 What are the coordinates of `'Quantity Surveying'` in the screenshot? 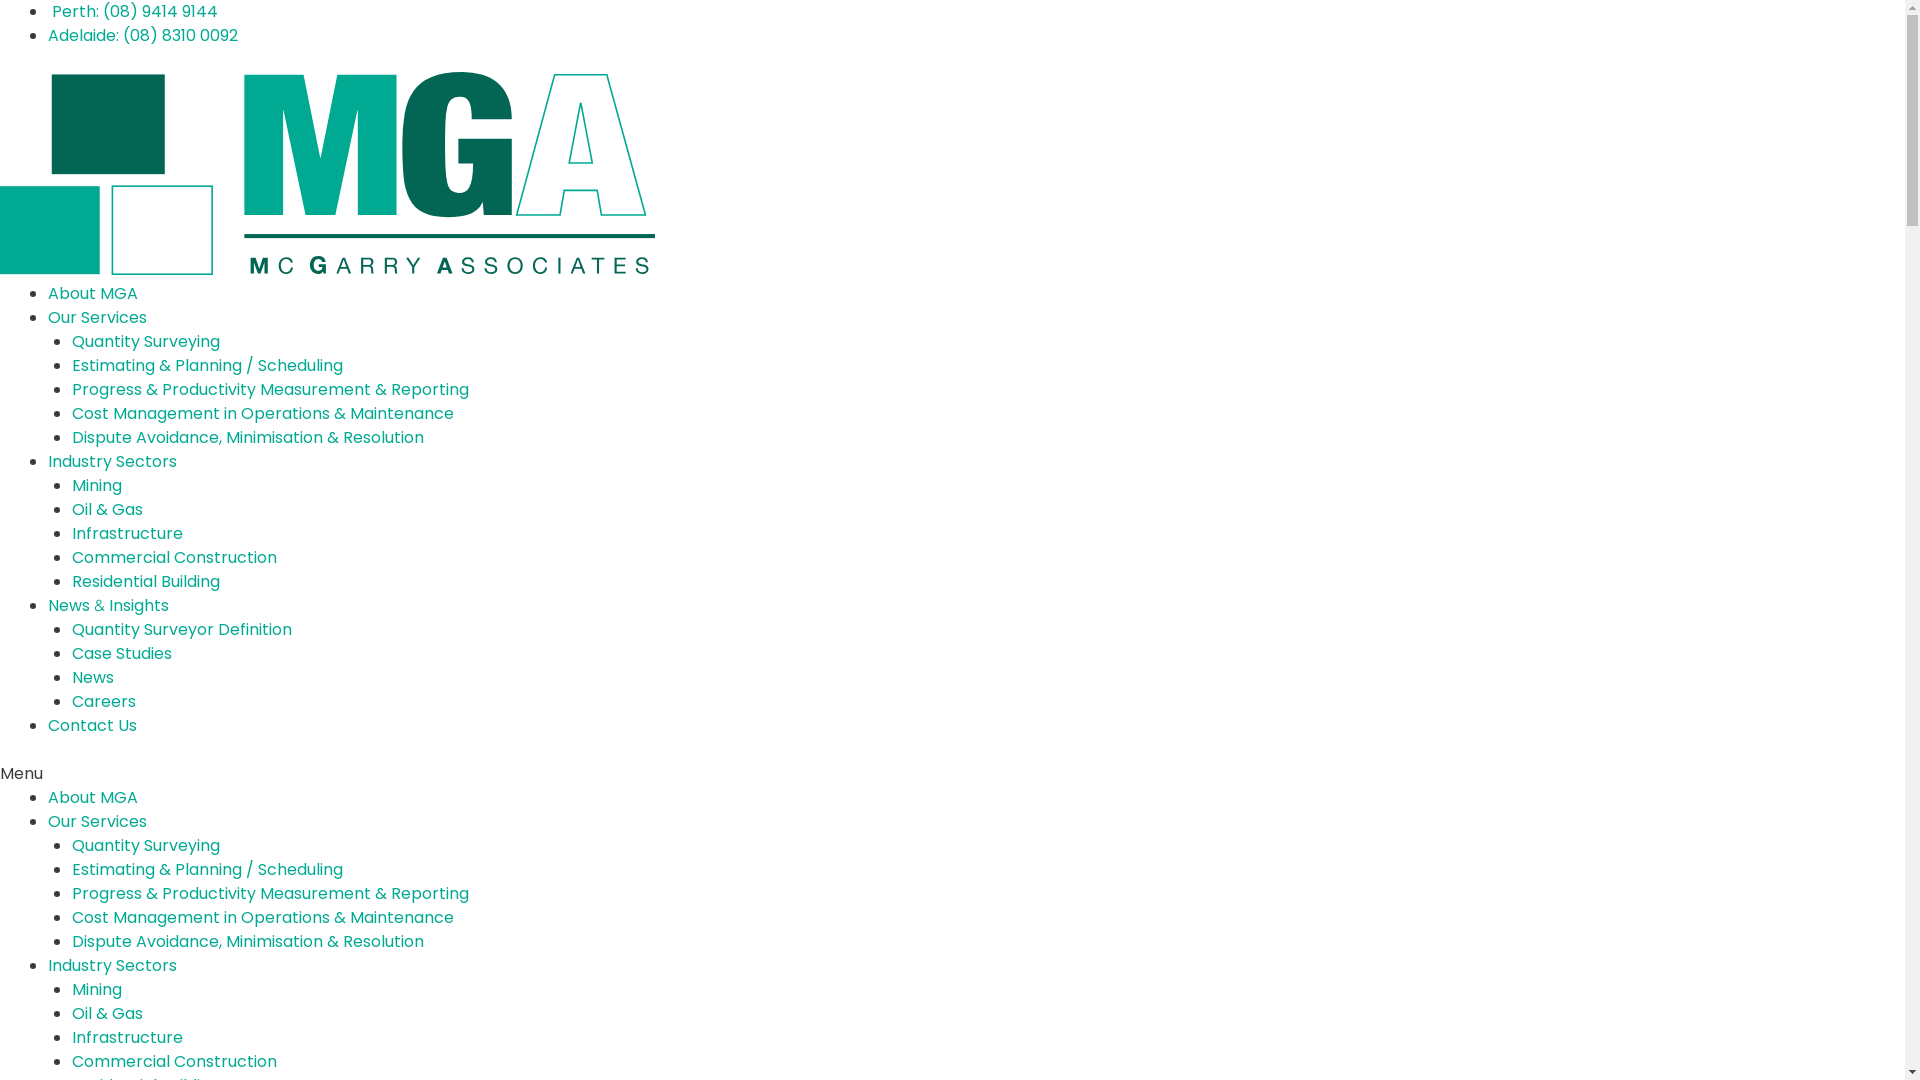 It's located at (144, 845).